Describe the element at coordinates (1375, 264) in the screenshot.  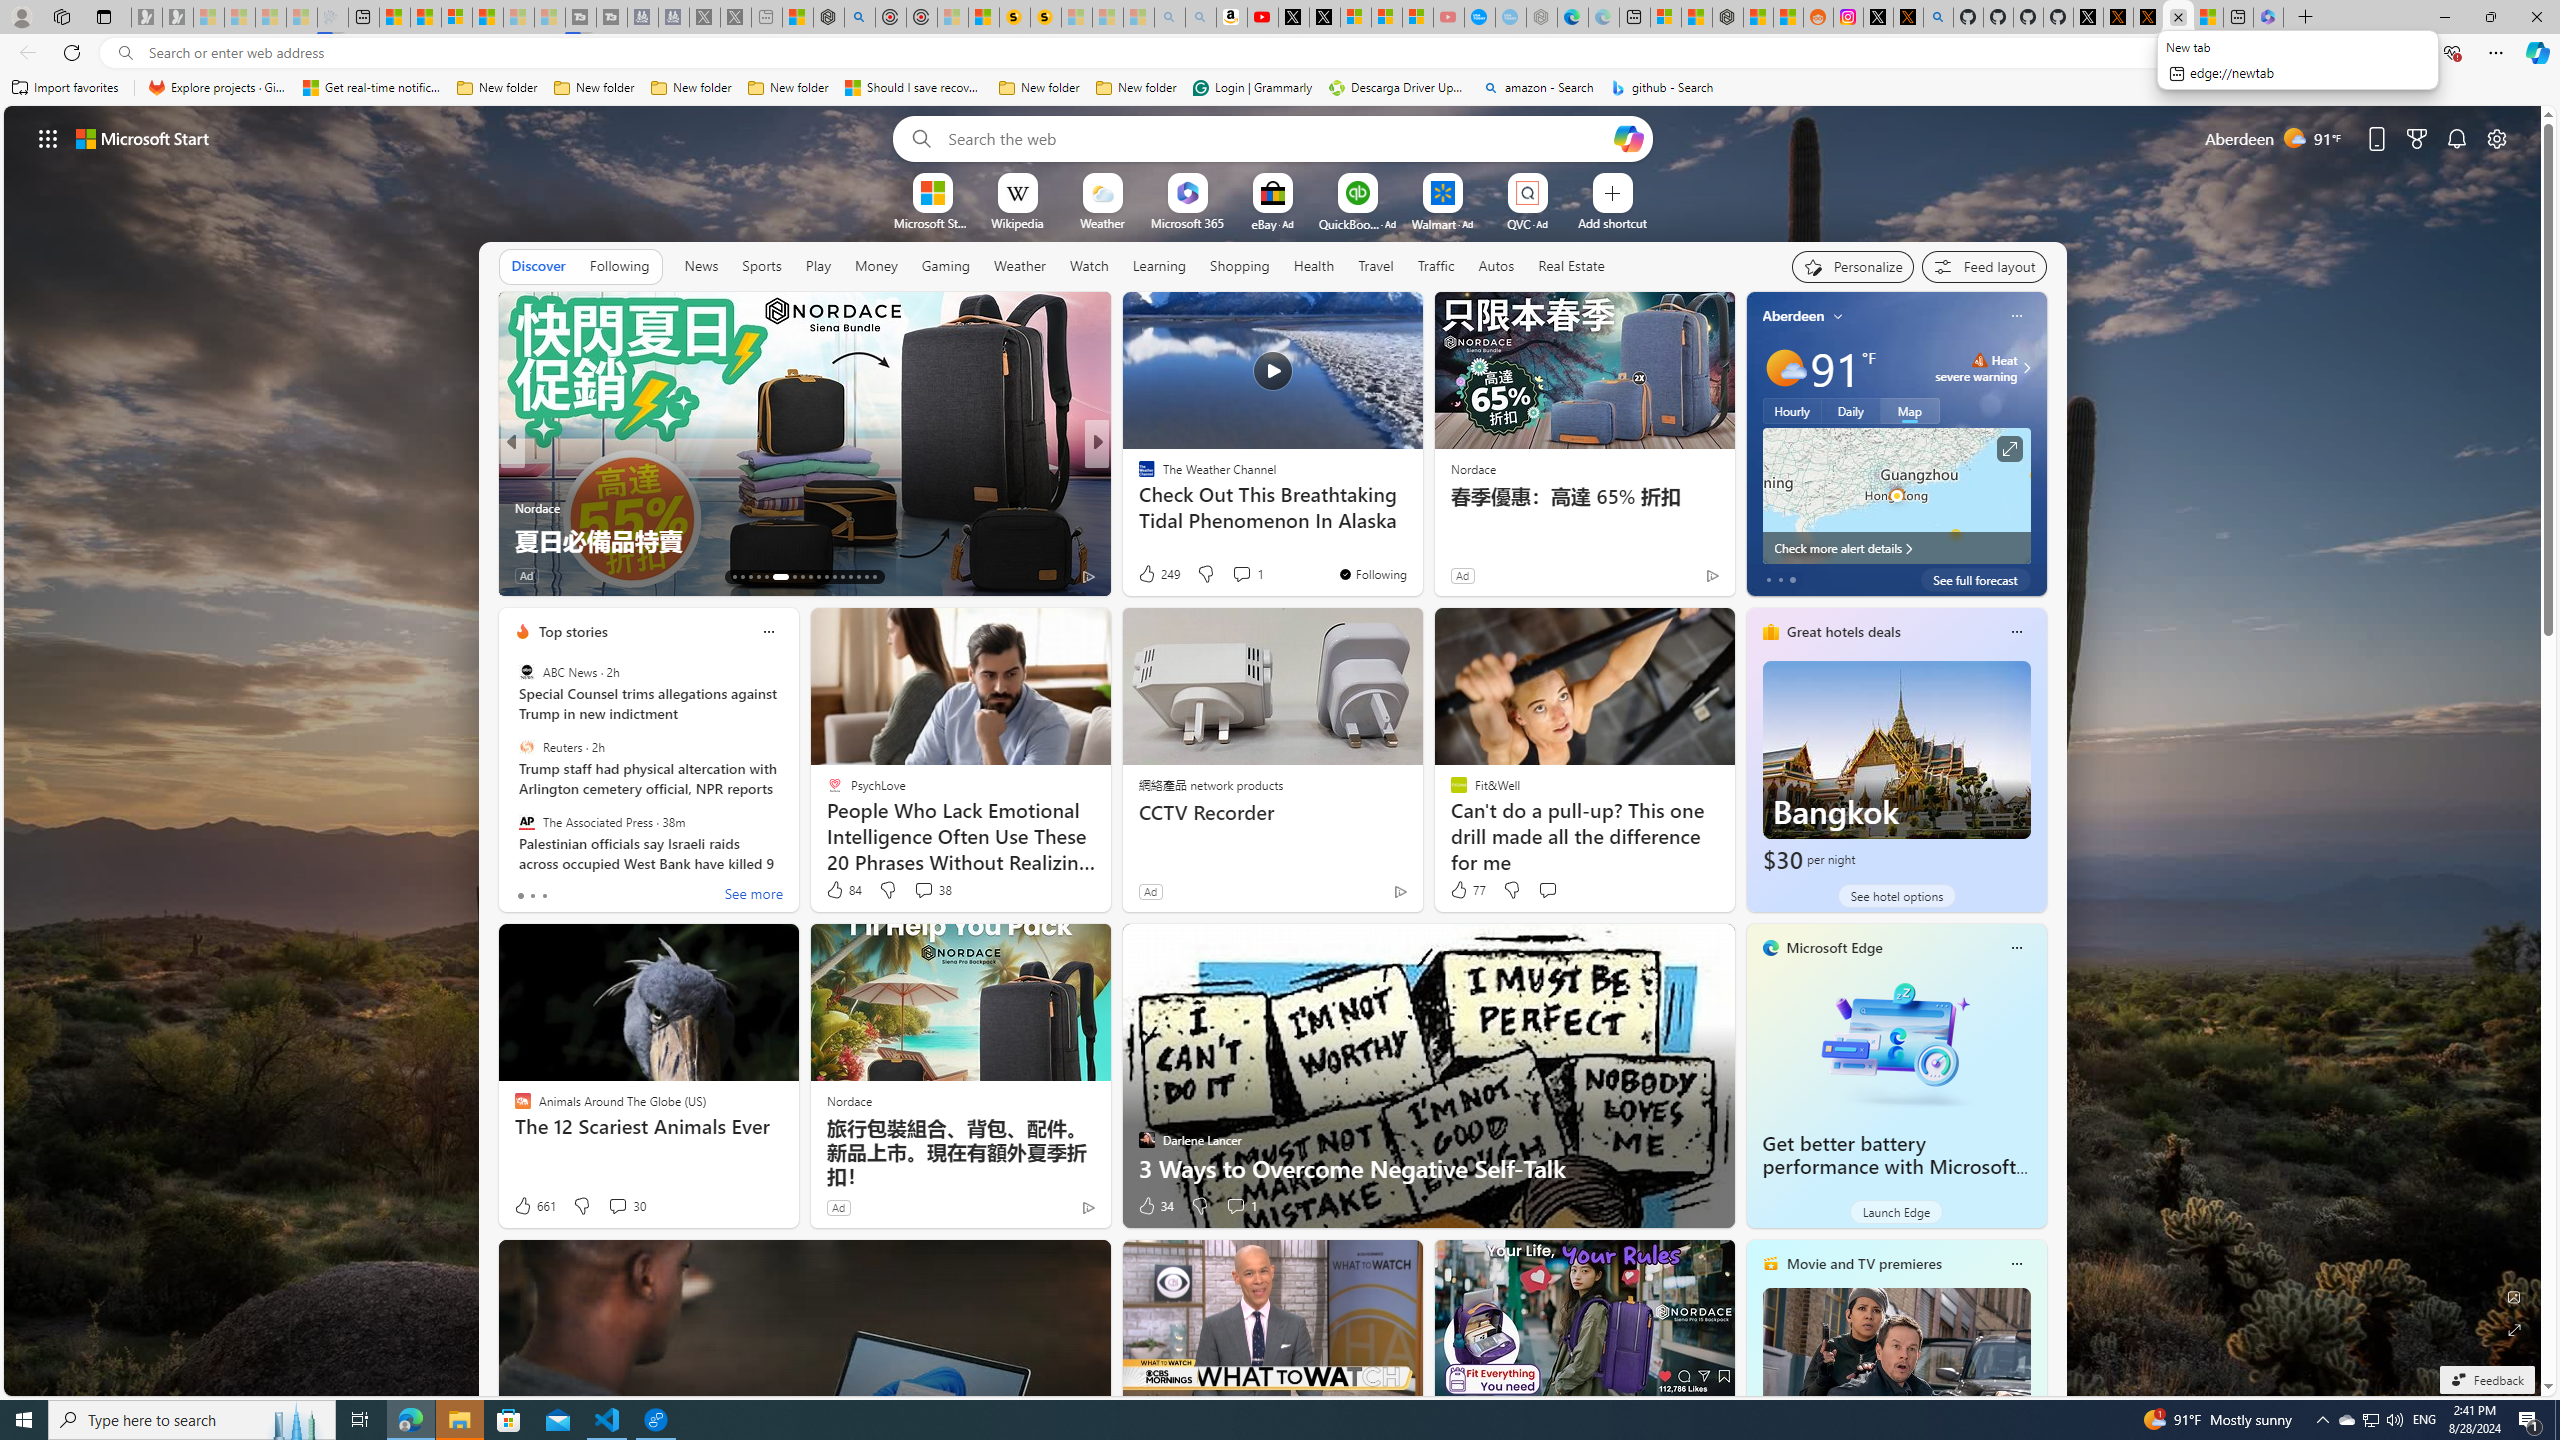
I see `'Travel'` at that location.